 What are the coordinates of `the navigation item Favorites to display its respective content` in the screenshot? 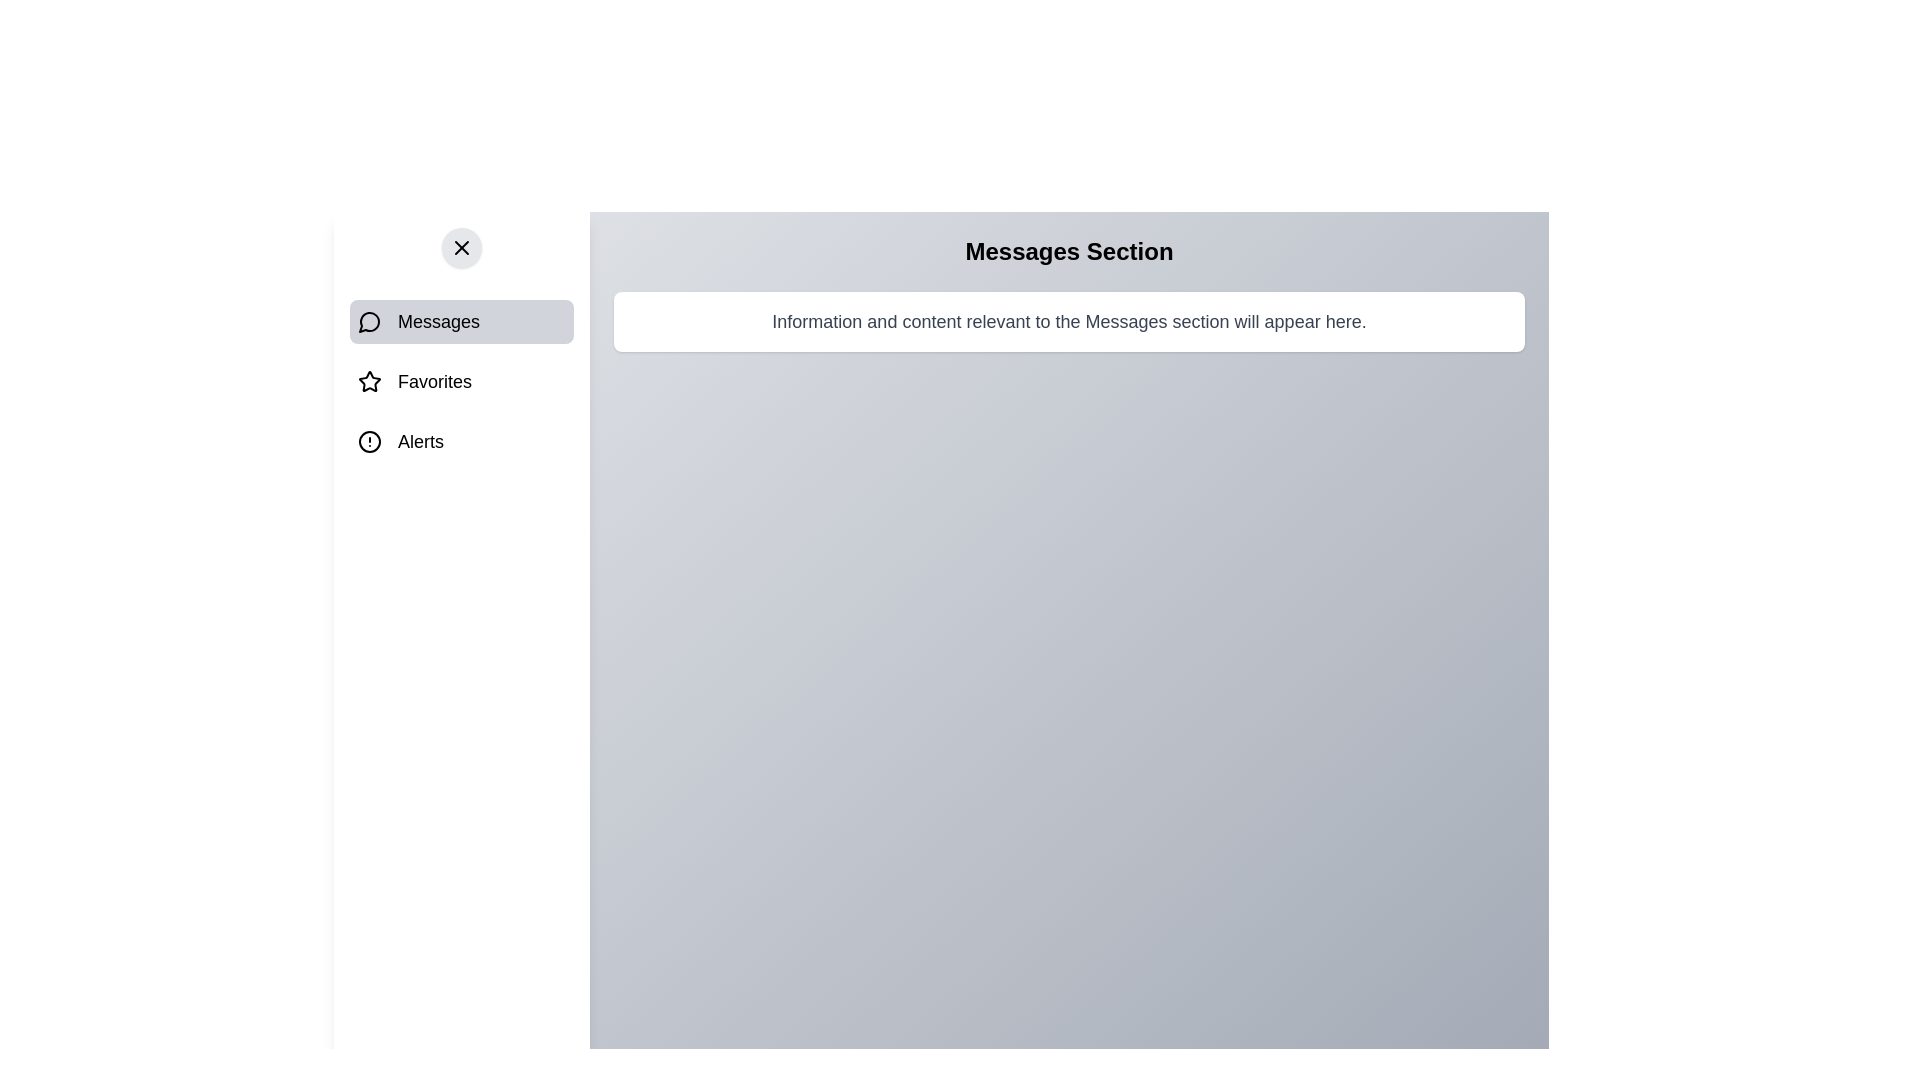 It's located at (460, 381).